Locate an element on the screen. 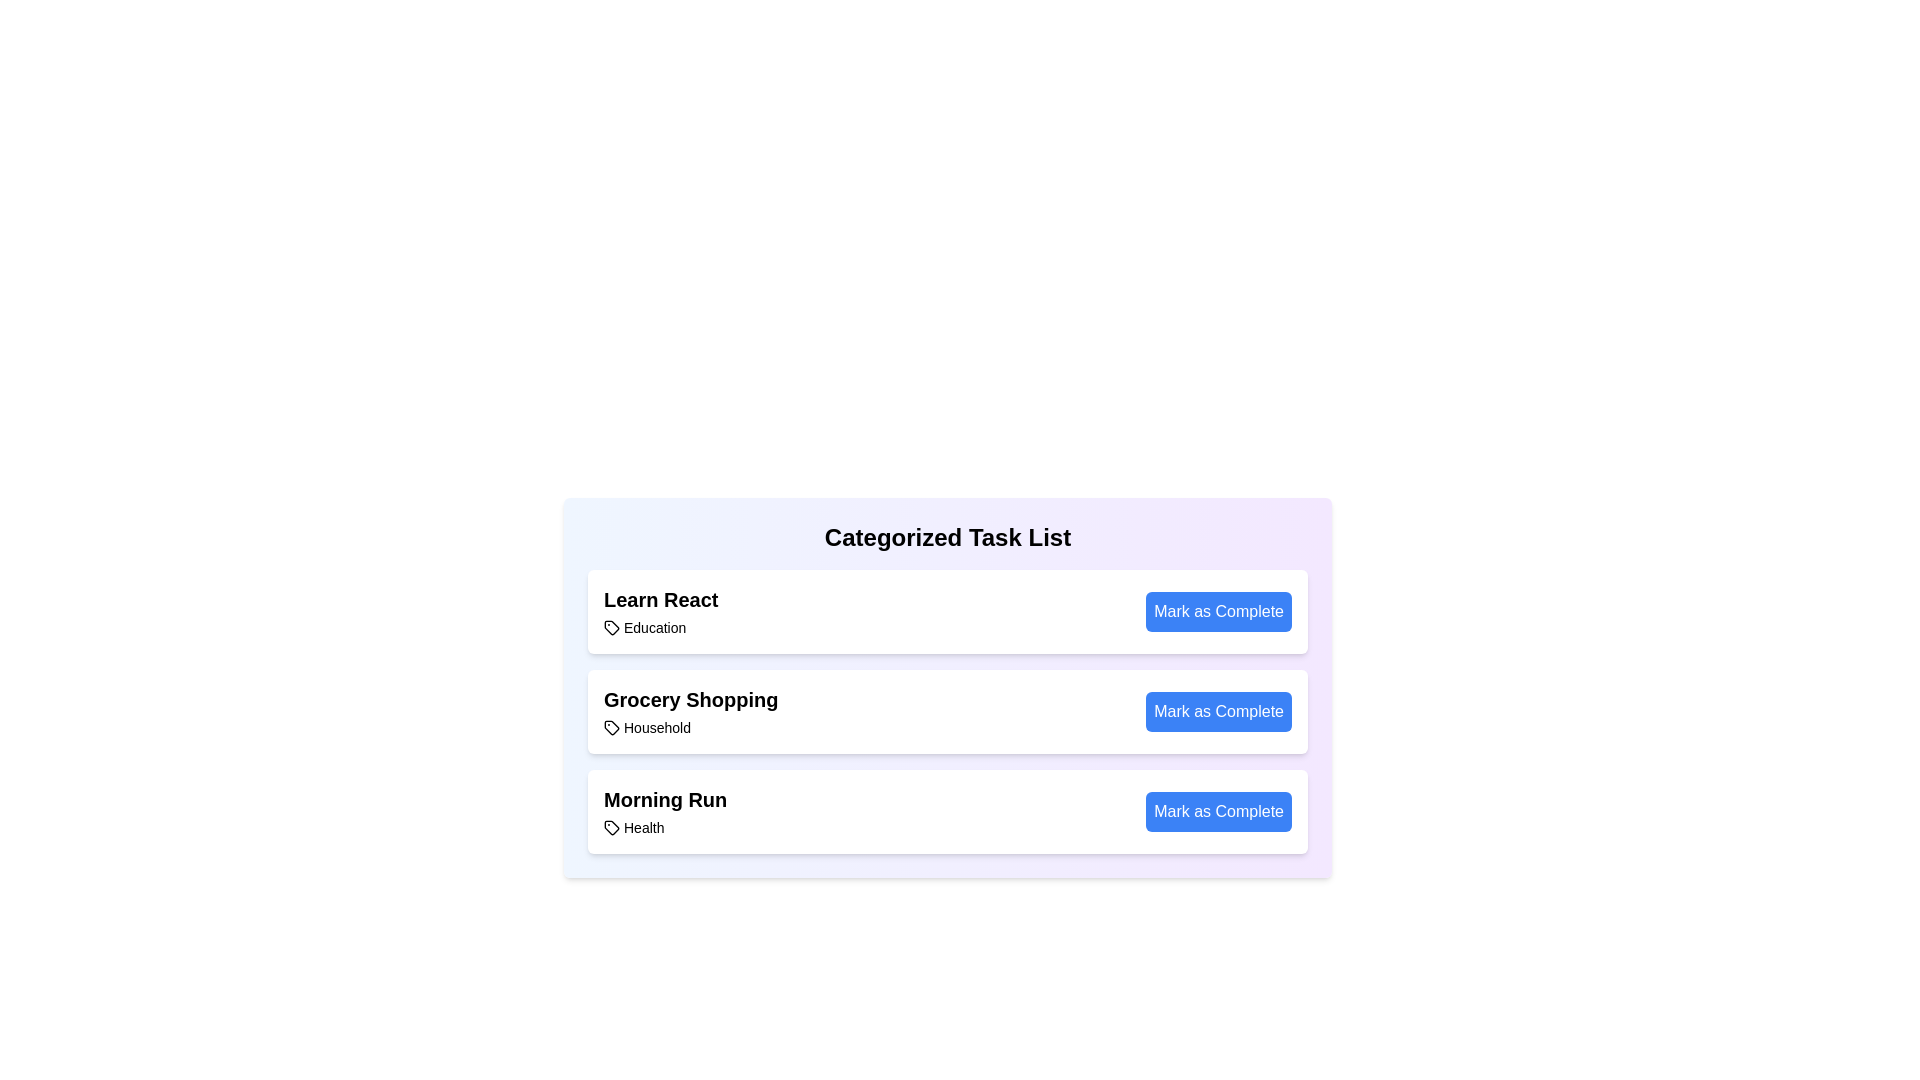 This screenshot has width=1920, height=1080. the 'Mark as Complete' button for the task labeled 'Learn React' is located at coordinates (1218, 611).